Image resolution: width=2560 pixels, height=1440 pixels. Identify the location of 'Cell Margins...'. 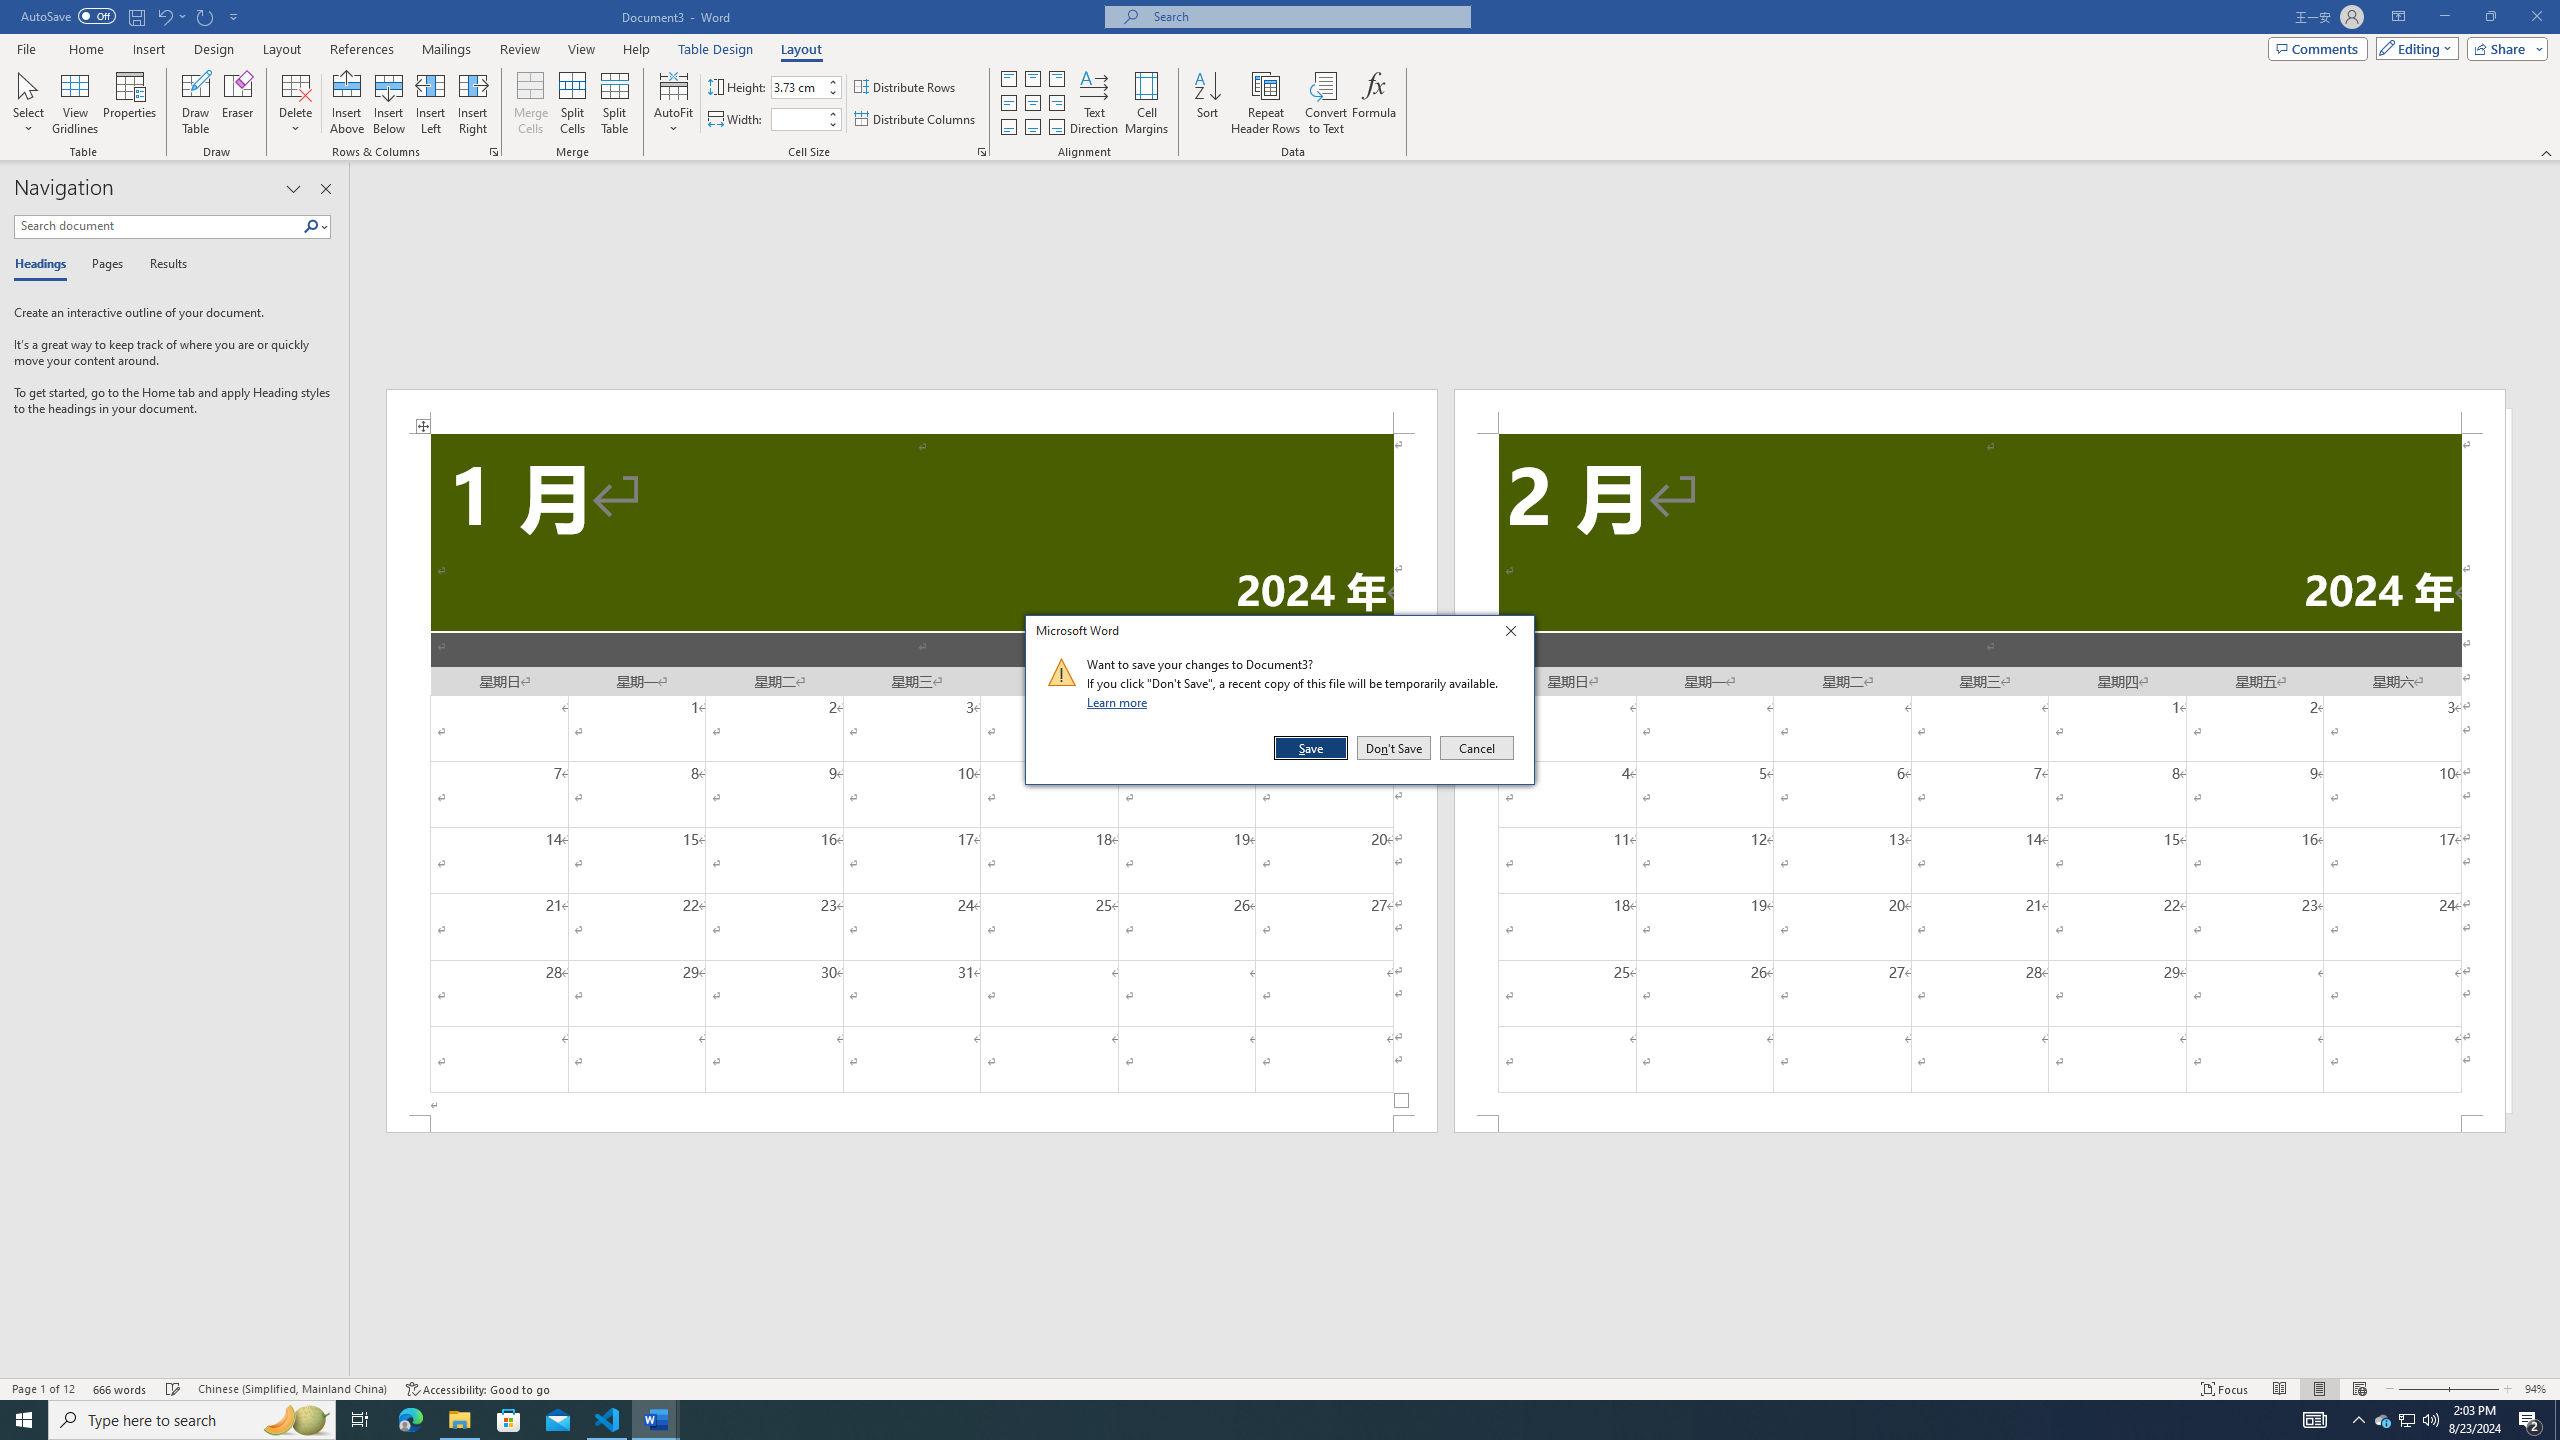
(1145, 103).